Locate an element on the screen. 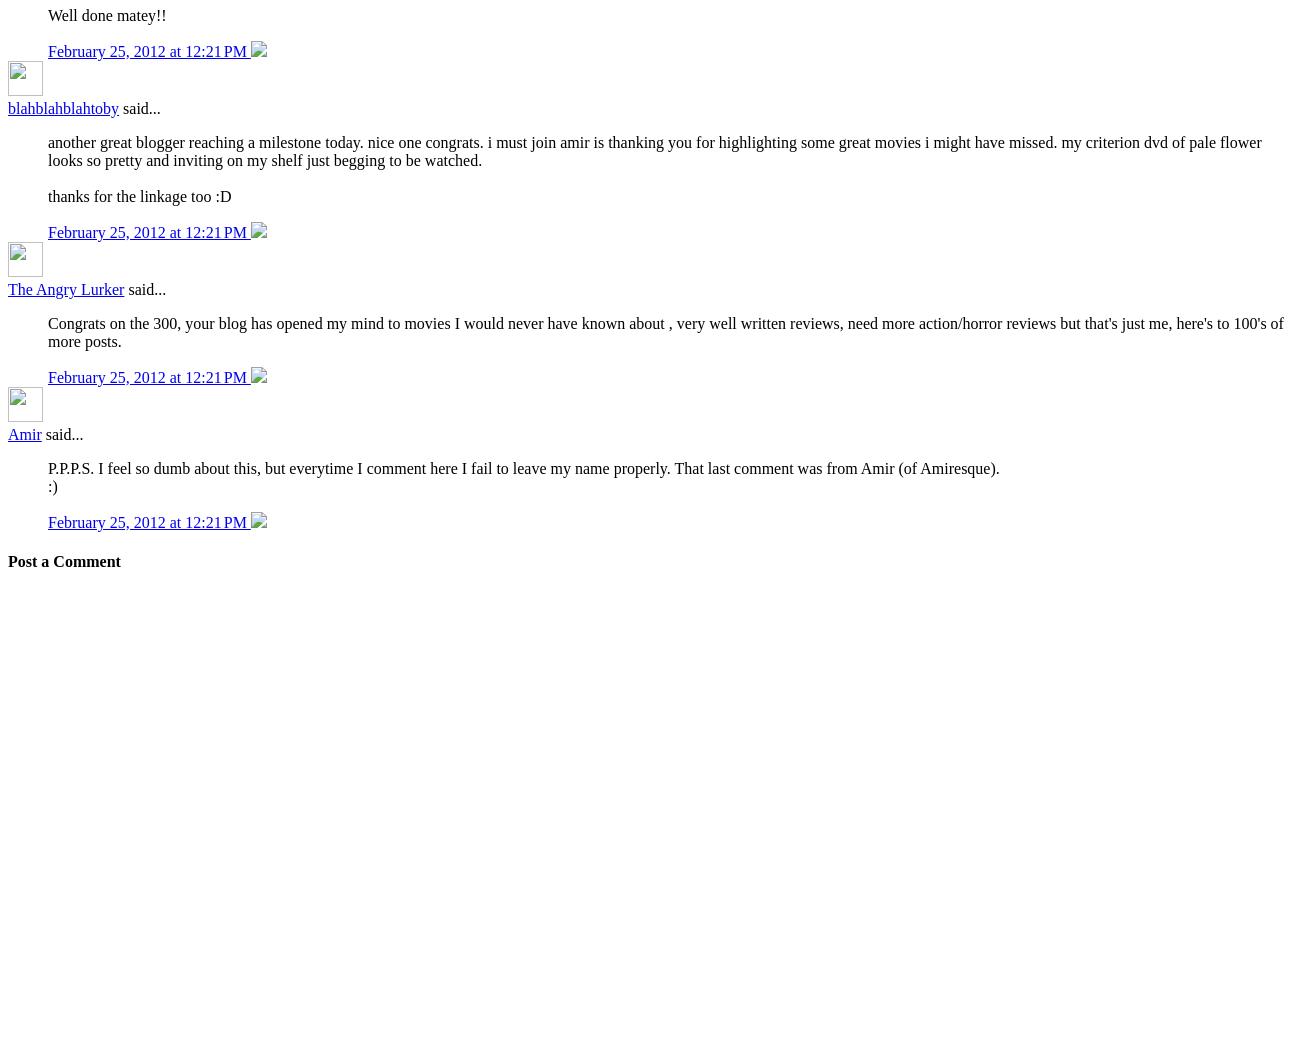 The height and width of the screenshot is (1045, 1300). 'P.P.P.S. I feel so dumb about this, but everytime I comment here I fail to leave my name properly. That last comment was from Amir (of Amiresque).' is located at coordinates (46, 467).